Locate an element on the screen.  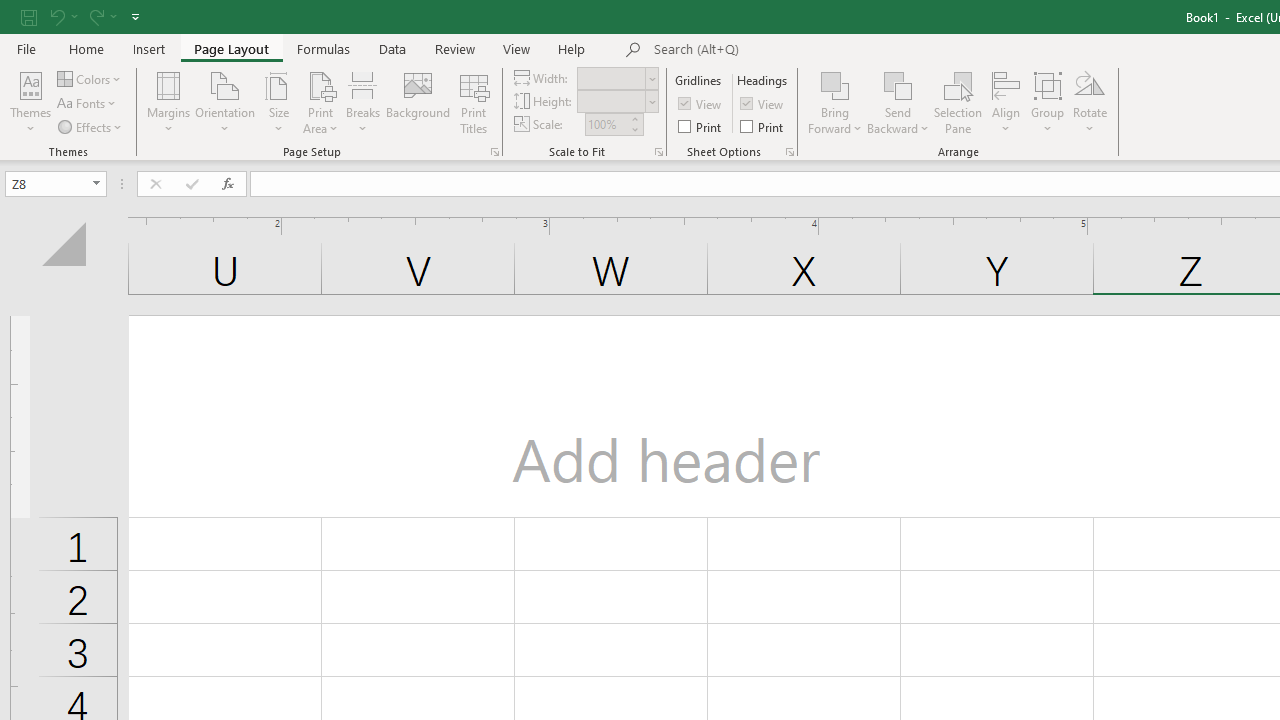
'Data' is located at coordinates (392, 48).